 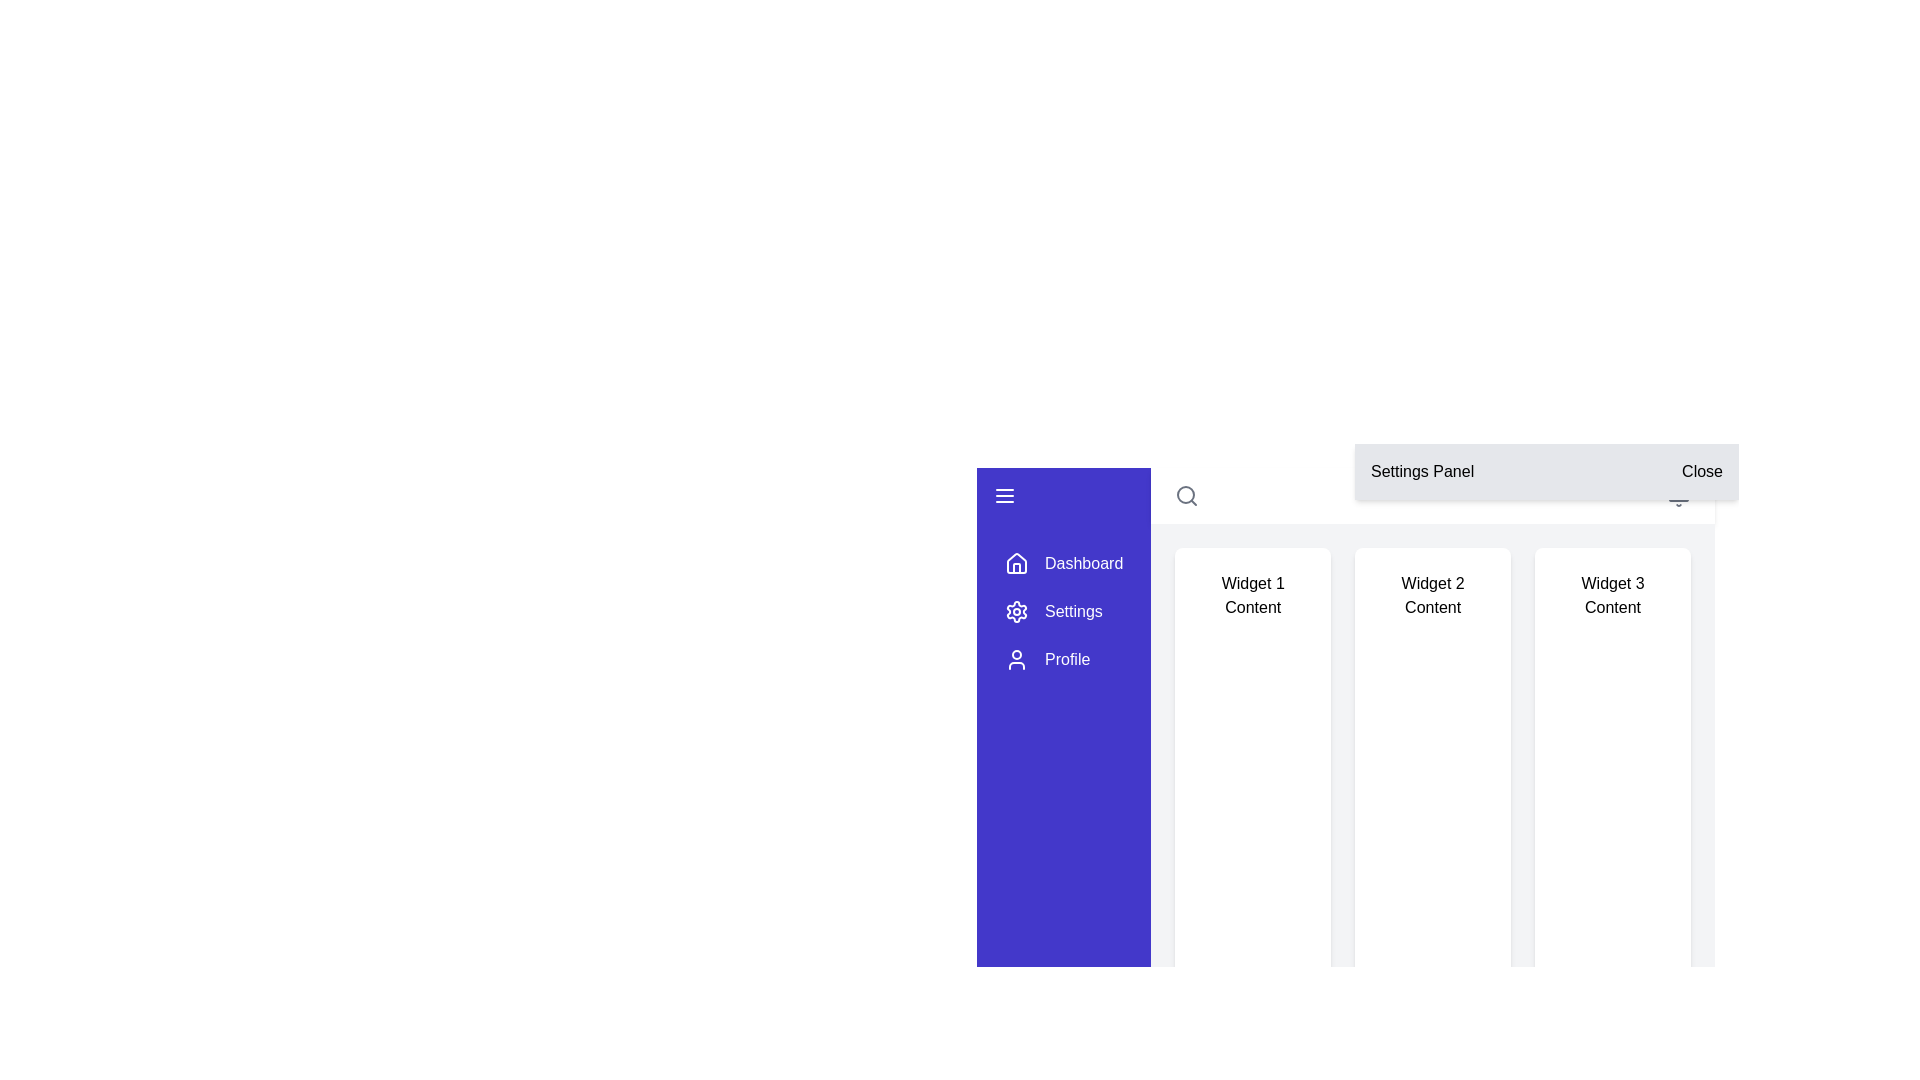 What do you see at coordinates (1066, 659) in the screenshot?
I see `the Text label indicating the profile section of the navigation menu, located below the 'Settings' text and icon` at bounding box center [1066, 659].